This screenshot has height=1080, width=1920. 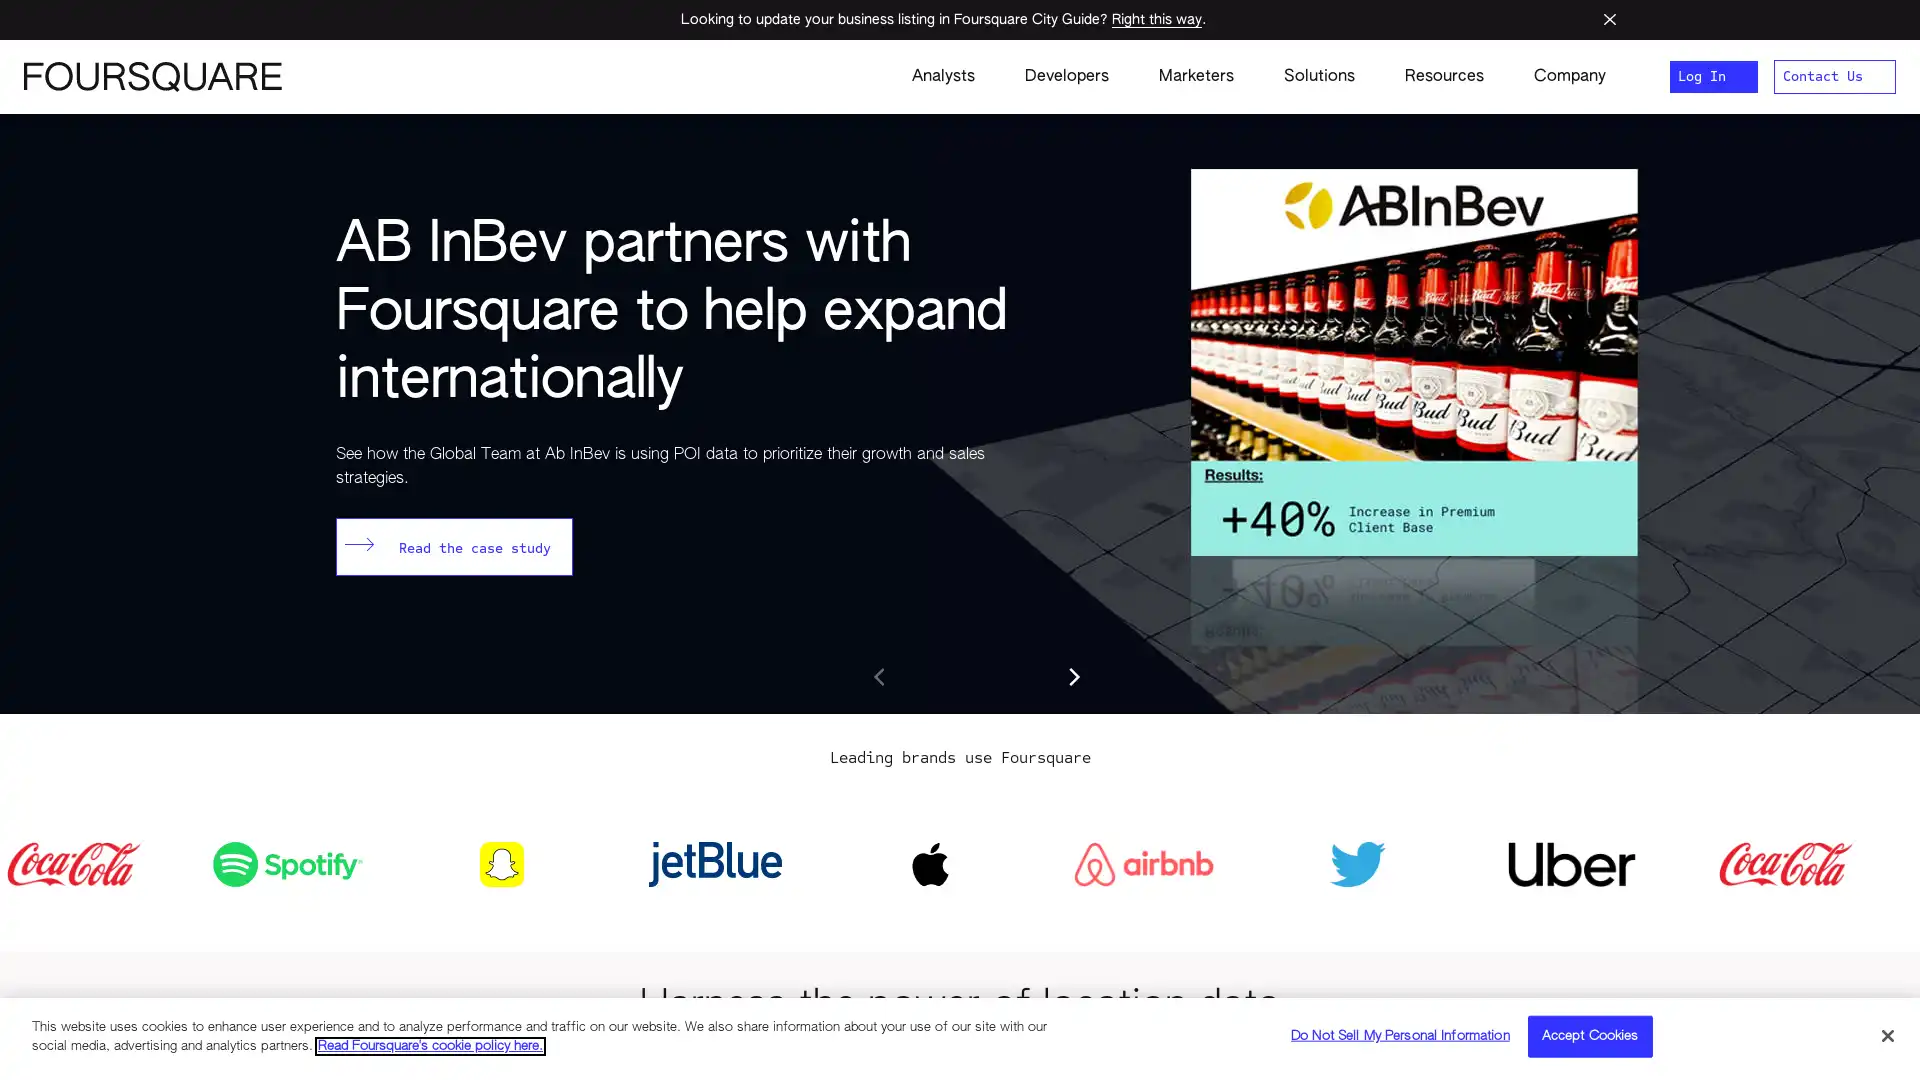 I want to click on Close, so click(x=1886, y=1034).